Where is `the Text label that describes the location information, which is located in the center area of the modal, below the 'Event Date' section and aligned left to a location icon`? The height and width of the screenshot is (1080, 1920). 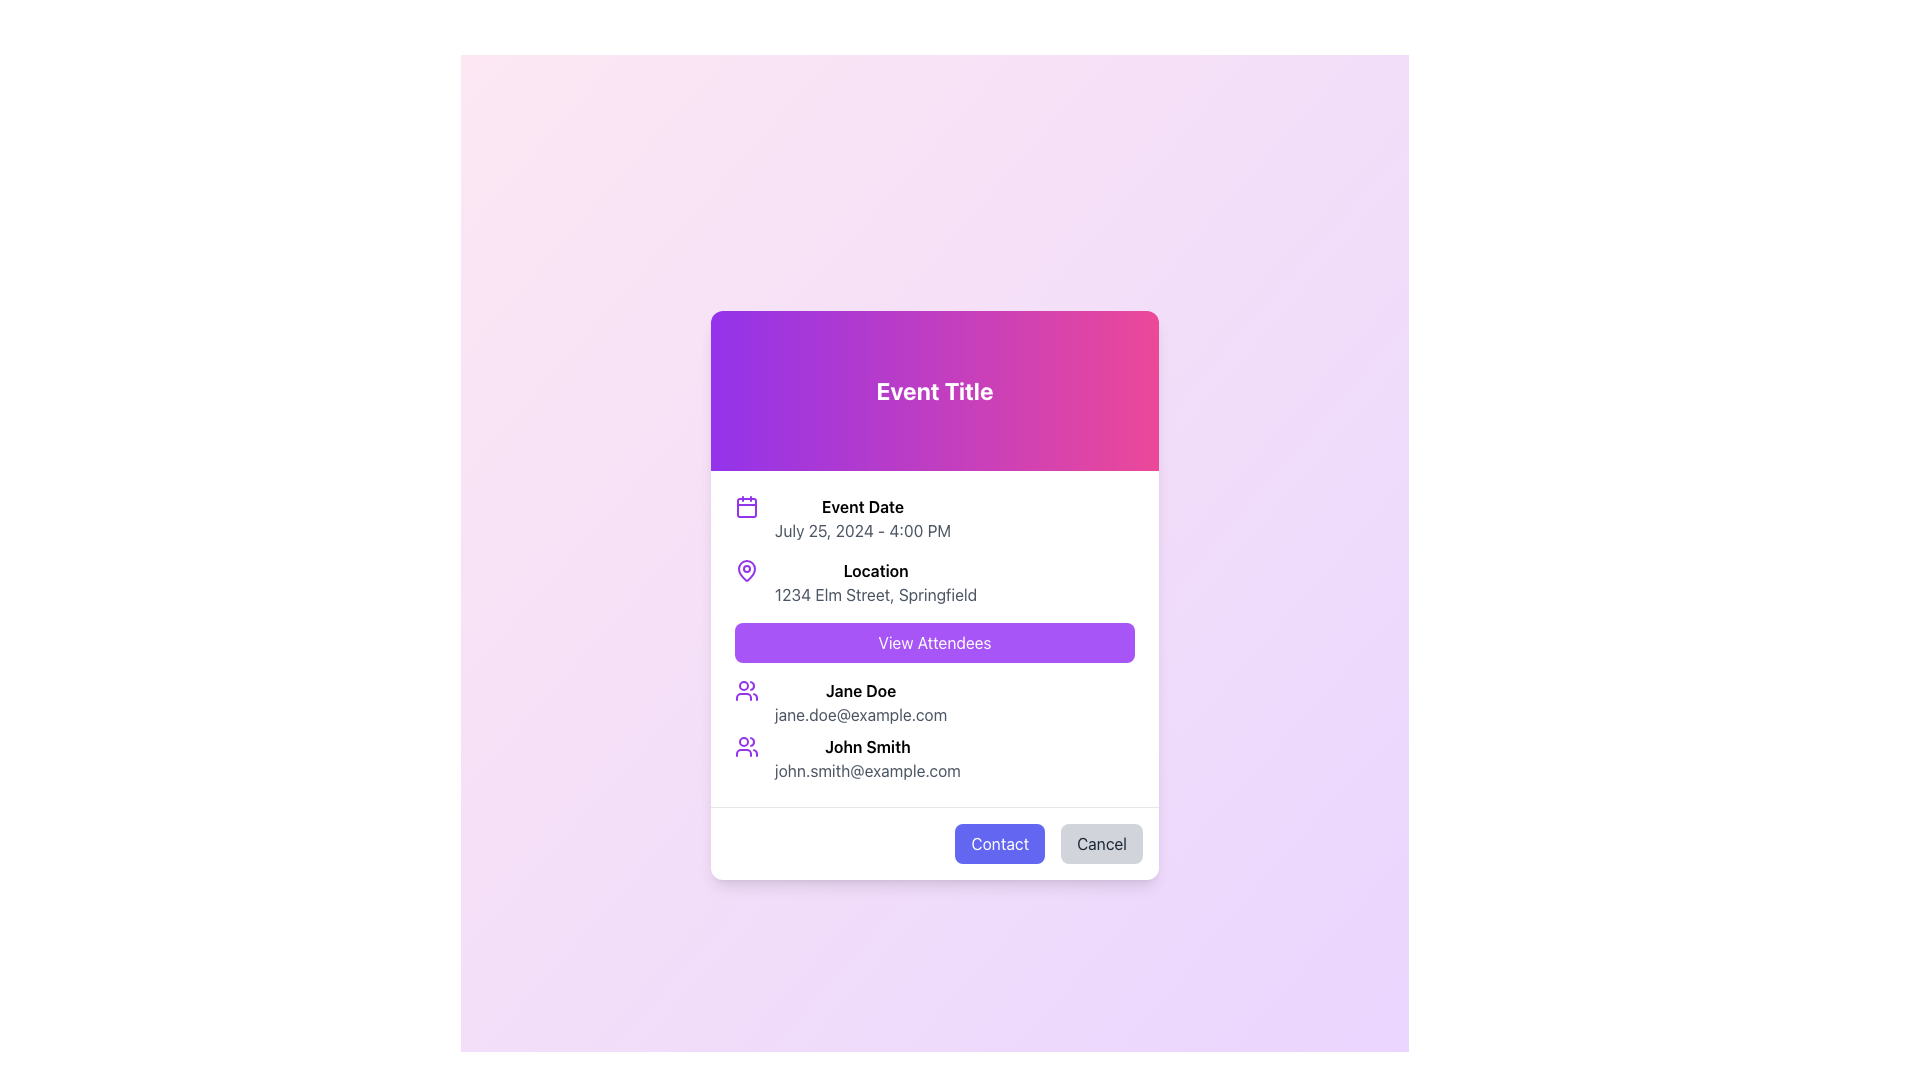
the Text label that describes the location information, which is located in the center area of the modal, below the 'Event Date' section and aligned left to a location icon is located at coordinates (876, 570).